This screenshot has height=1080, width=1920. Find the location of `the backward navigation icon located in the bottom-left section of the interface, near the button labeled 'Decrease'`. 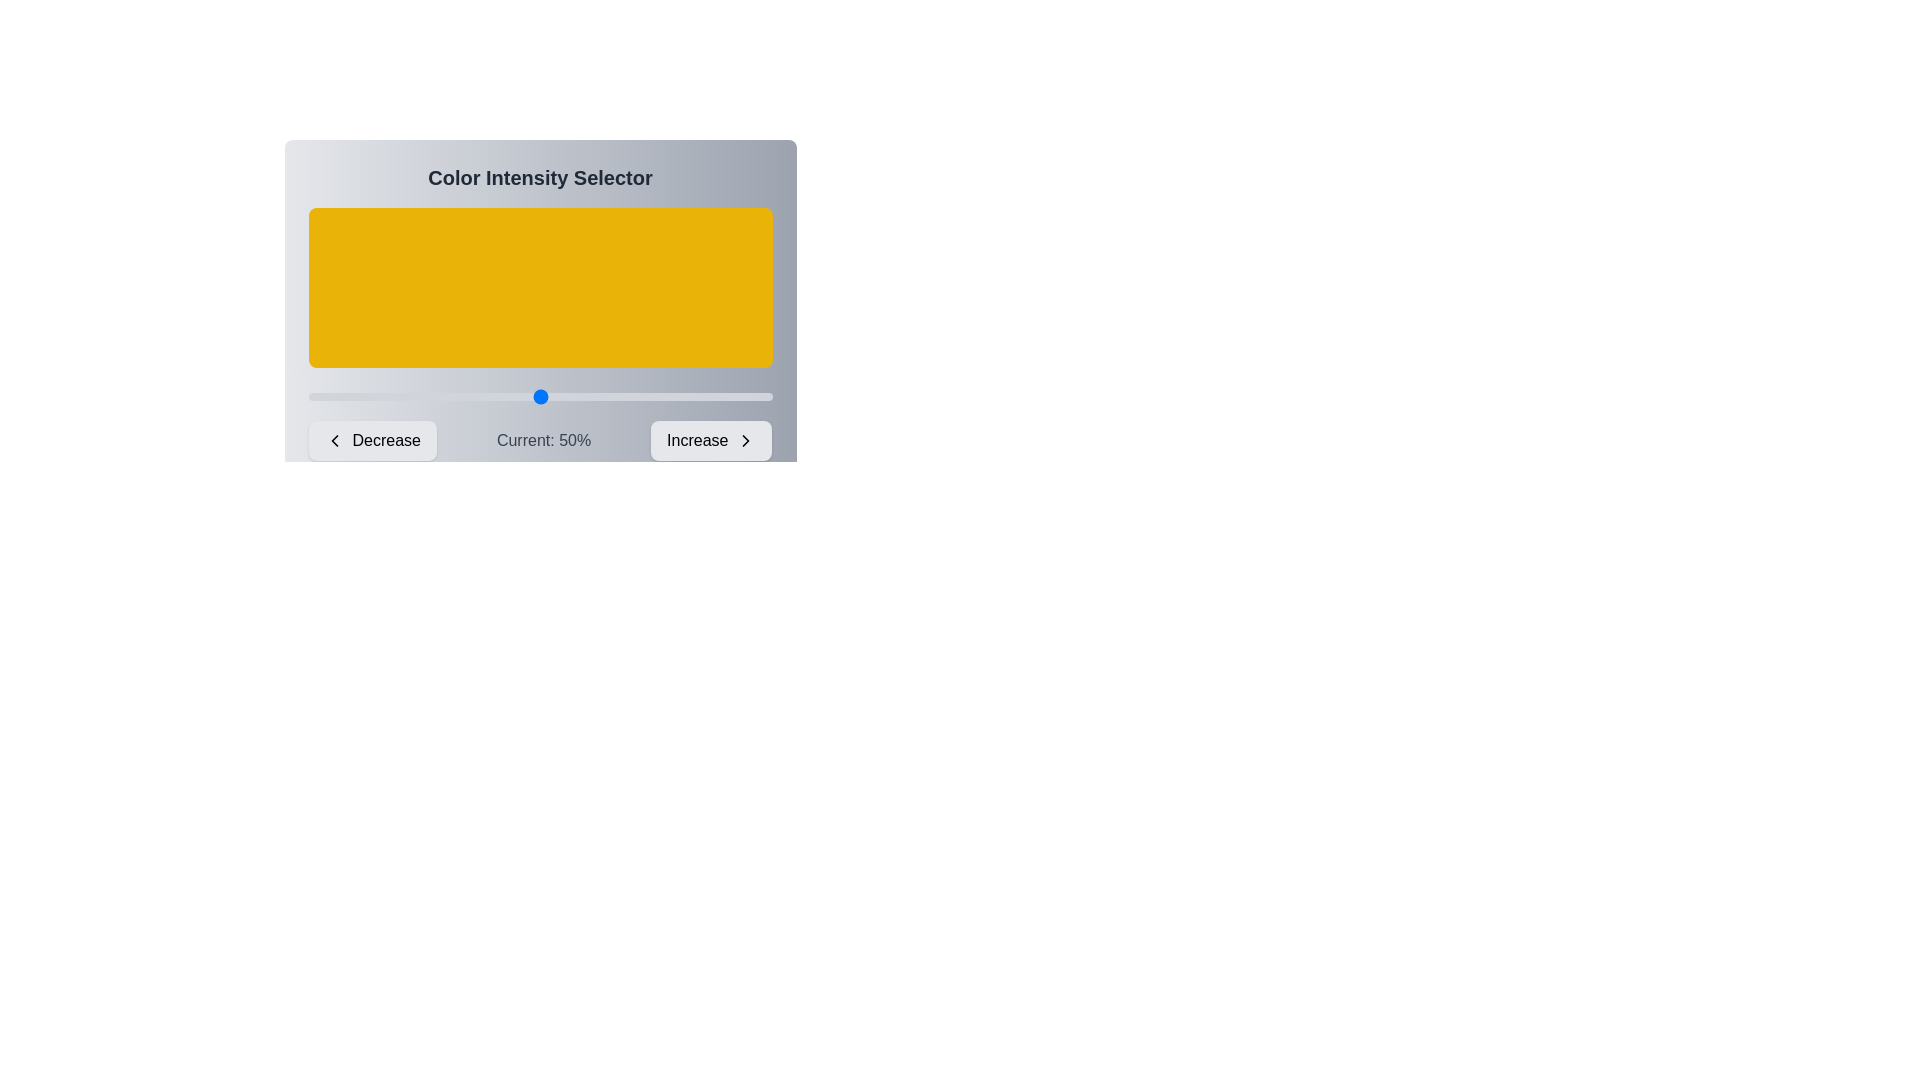

the backward navigation icon located in the bottom-left section of the interface, near the button labeled 'Decrease' is located at coordinates (334, 439).